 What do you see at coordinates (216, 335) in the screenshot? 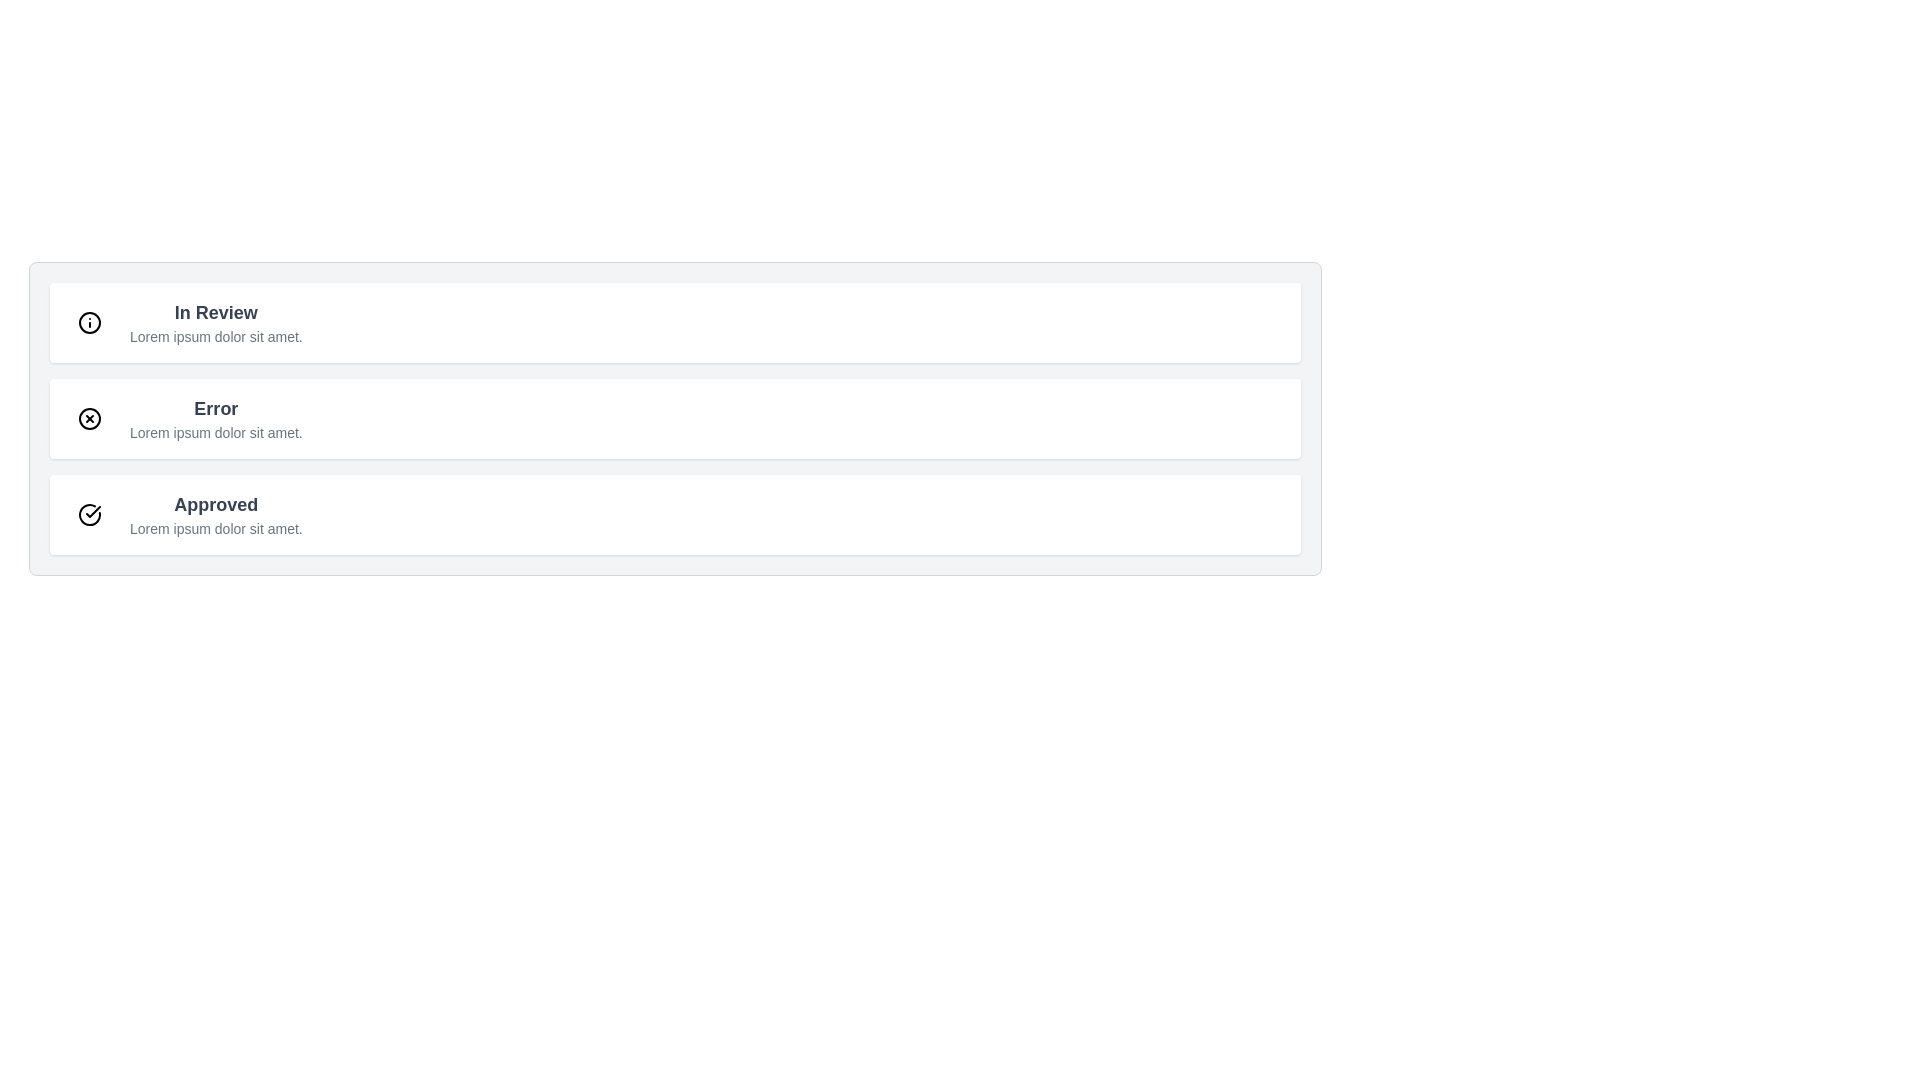
I see `the static text label located below the heading 'In Review', which provides additional context about the status or item` at bounding box center [216, 335].